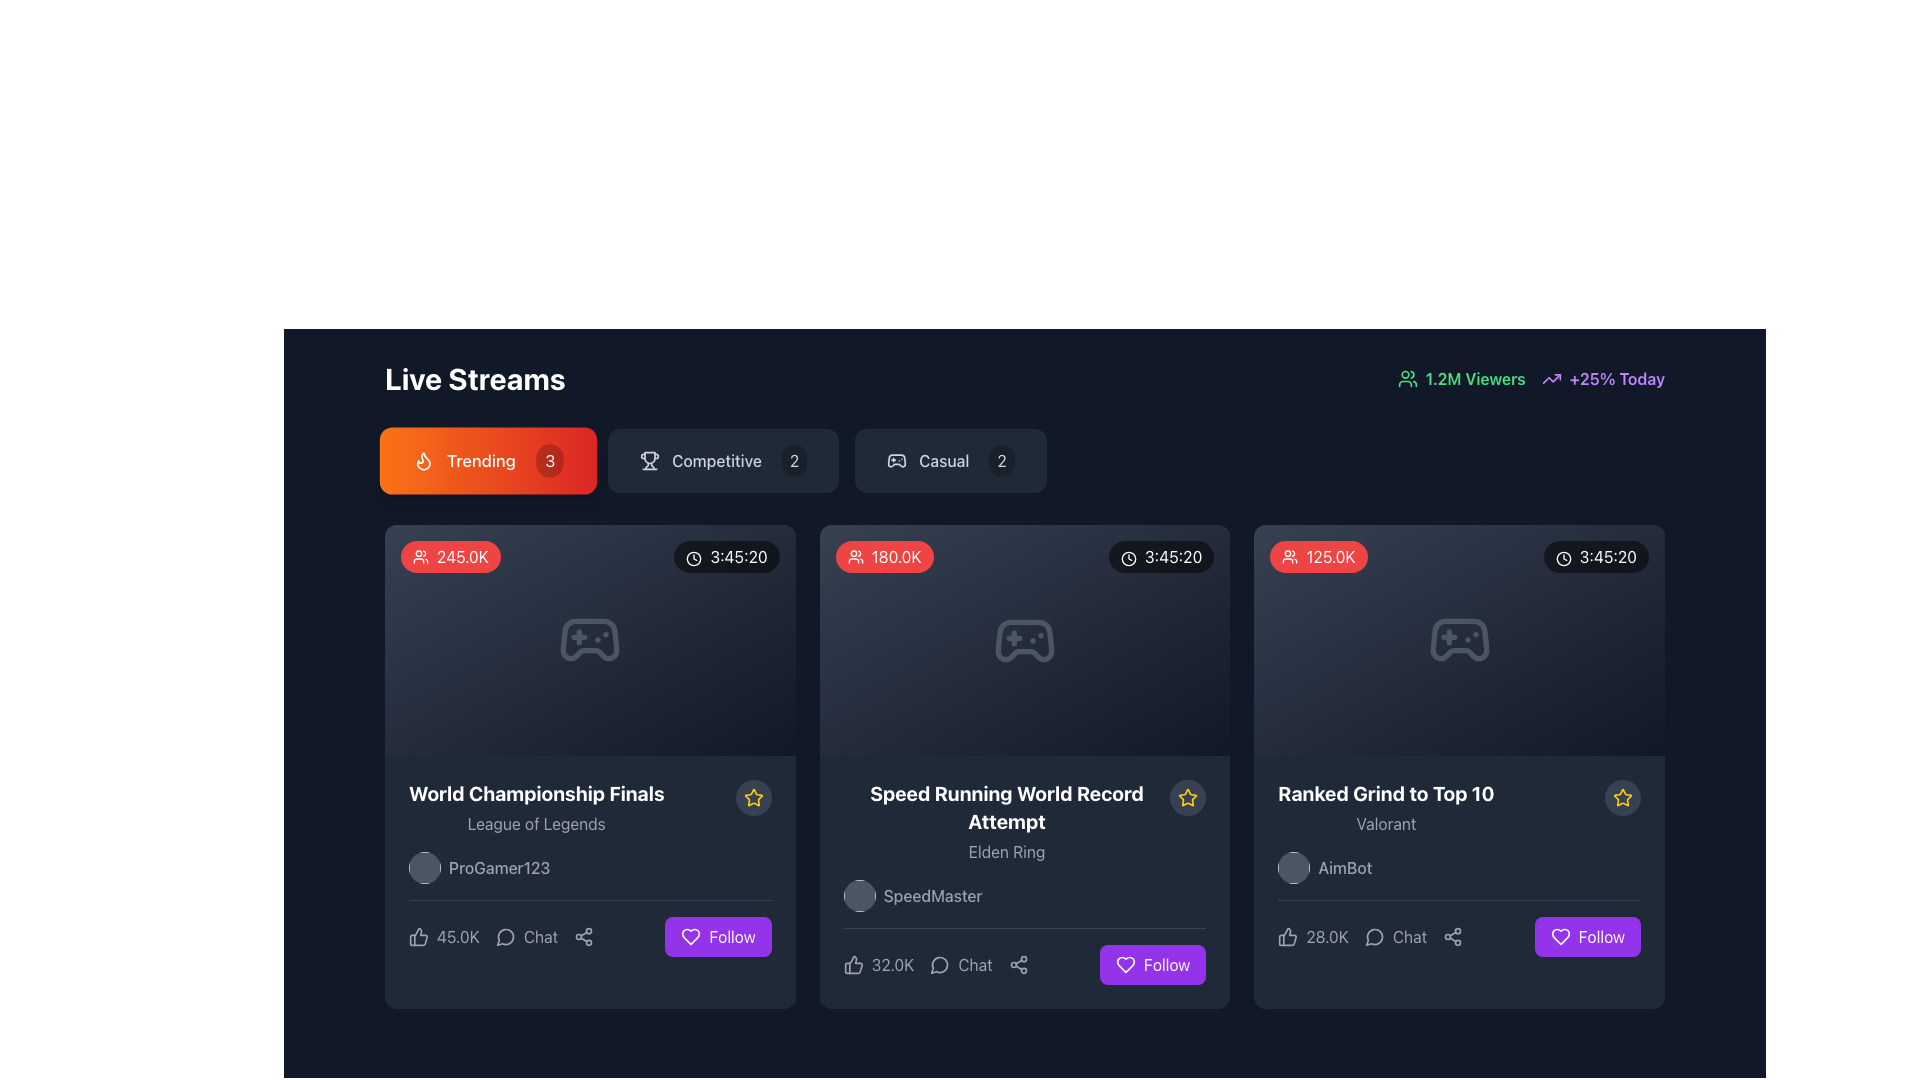 Image resolution: width=1920 pixels, height=1080 pixels. Describe the element at coordinates (1622, 797) in the screenshot. I see `the star icon located at the bottom right corner of the 'Ranked Grind to Top 10' content card` at that location.